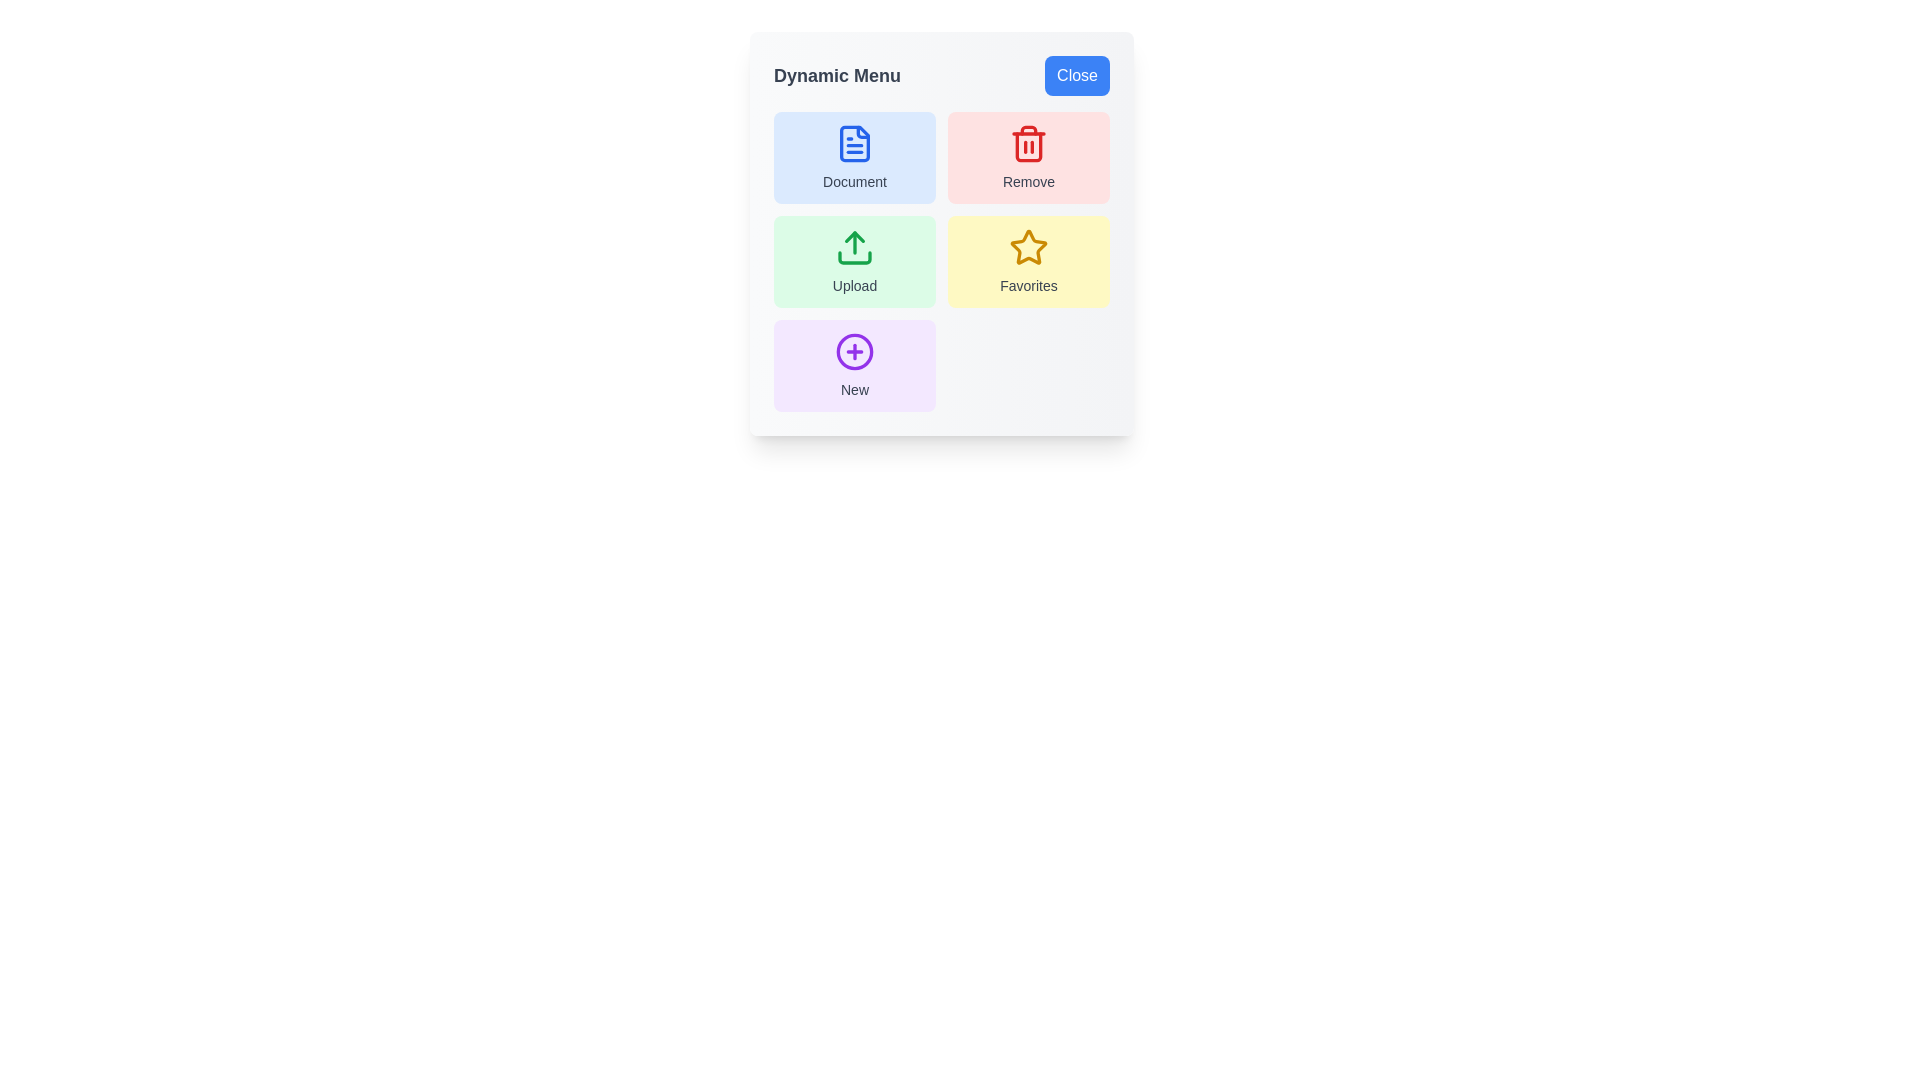 This screenshot has height=1080, width=1920. What do you see at coordinates (1028, 261) in the screenshot?
I see `the yellow rectangular button labeled 'Favorites' which contains a star icon, to trigger its hover state` at bounding box center [1028, 261].